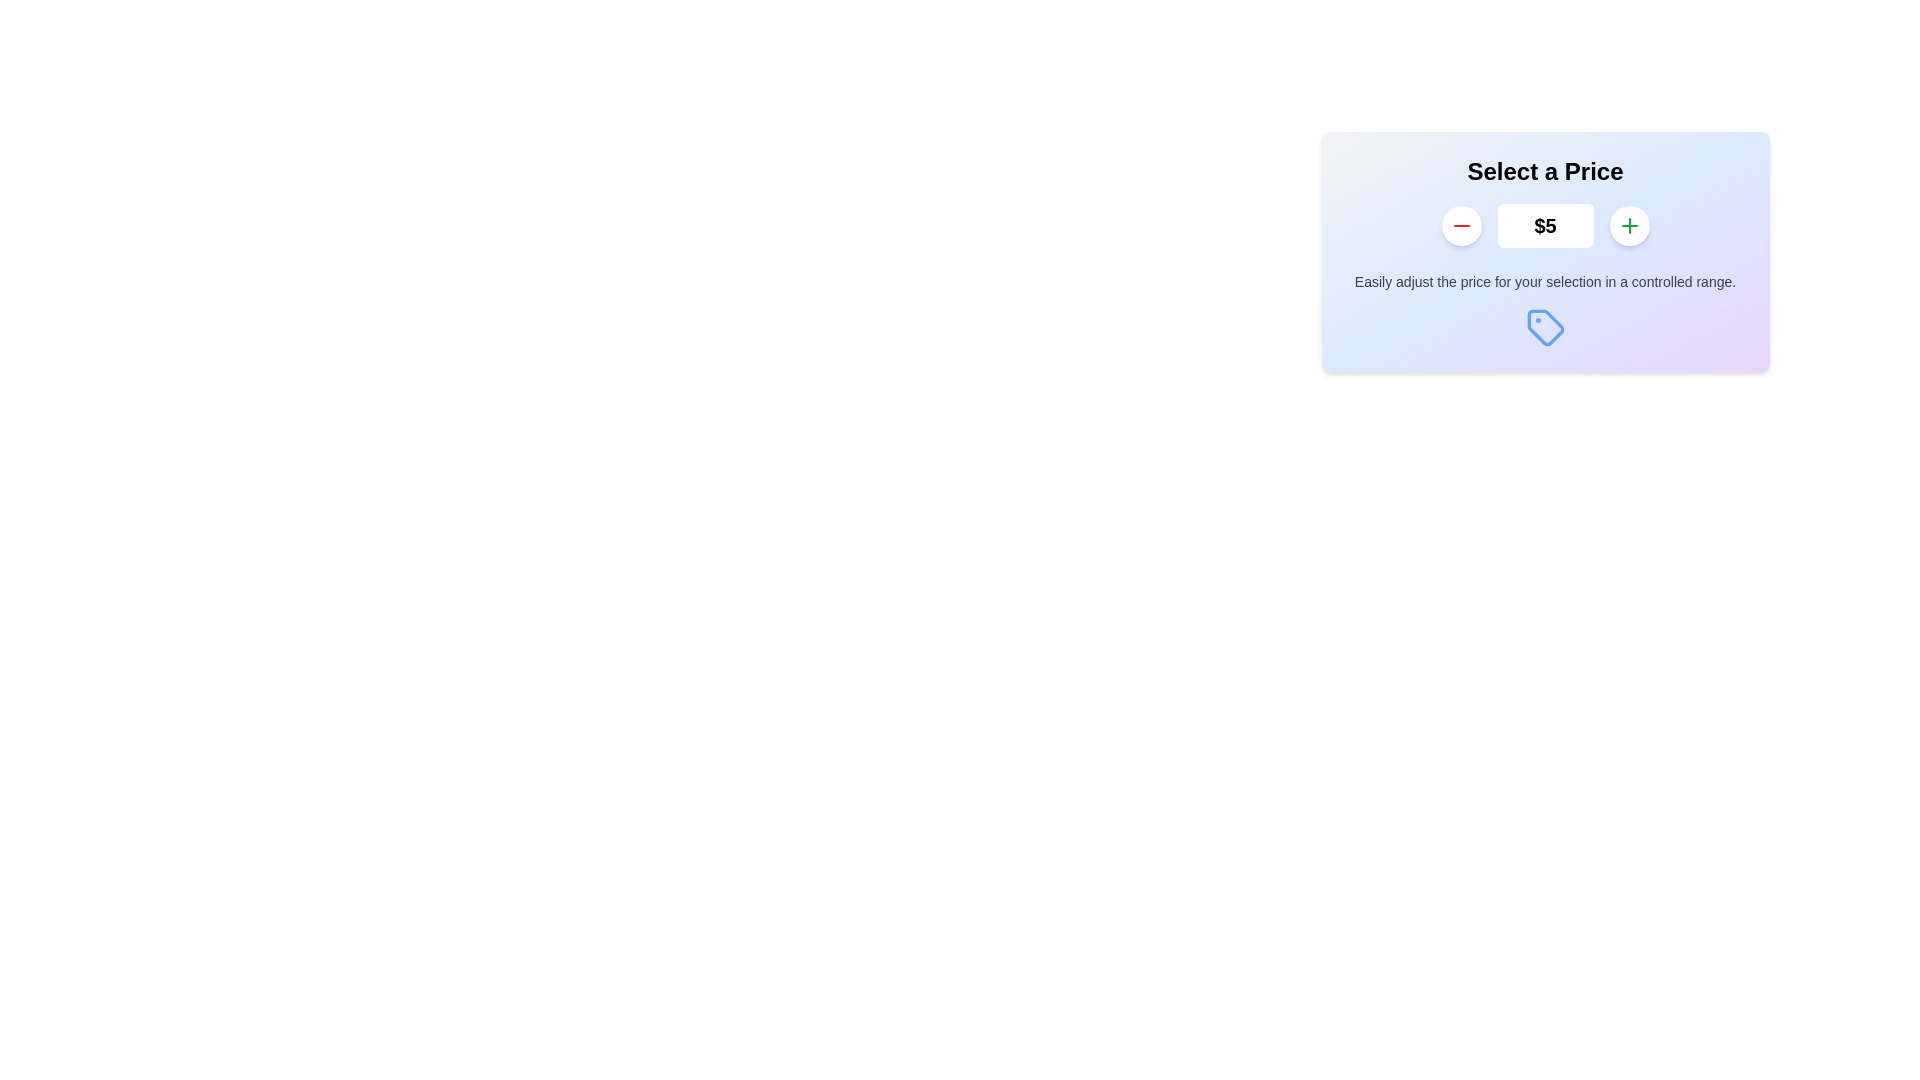  What do you see at coordinates (1461, 225) in the screenshot?
I see `the leftmost button with a red-minus icon to decrease the price displayed in the adjacent box` at bounding box center [1461, 225].